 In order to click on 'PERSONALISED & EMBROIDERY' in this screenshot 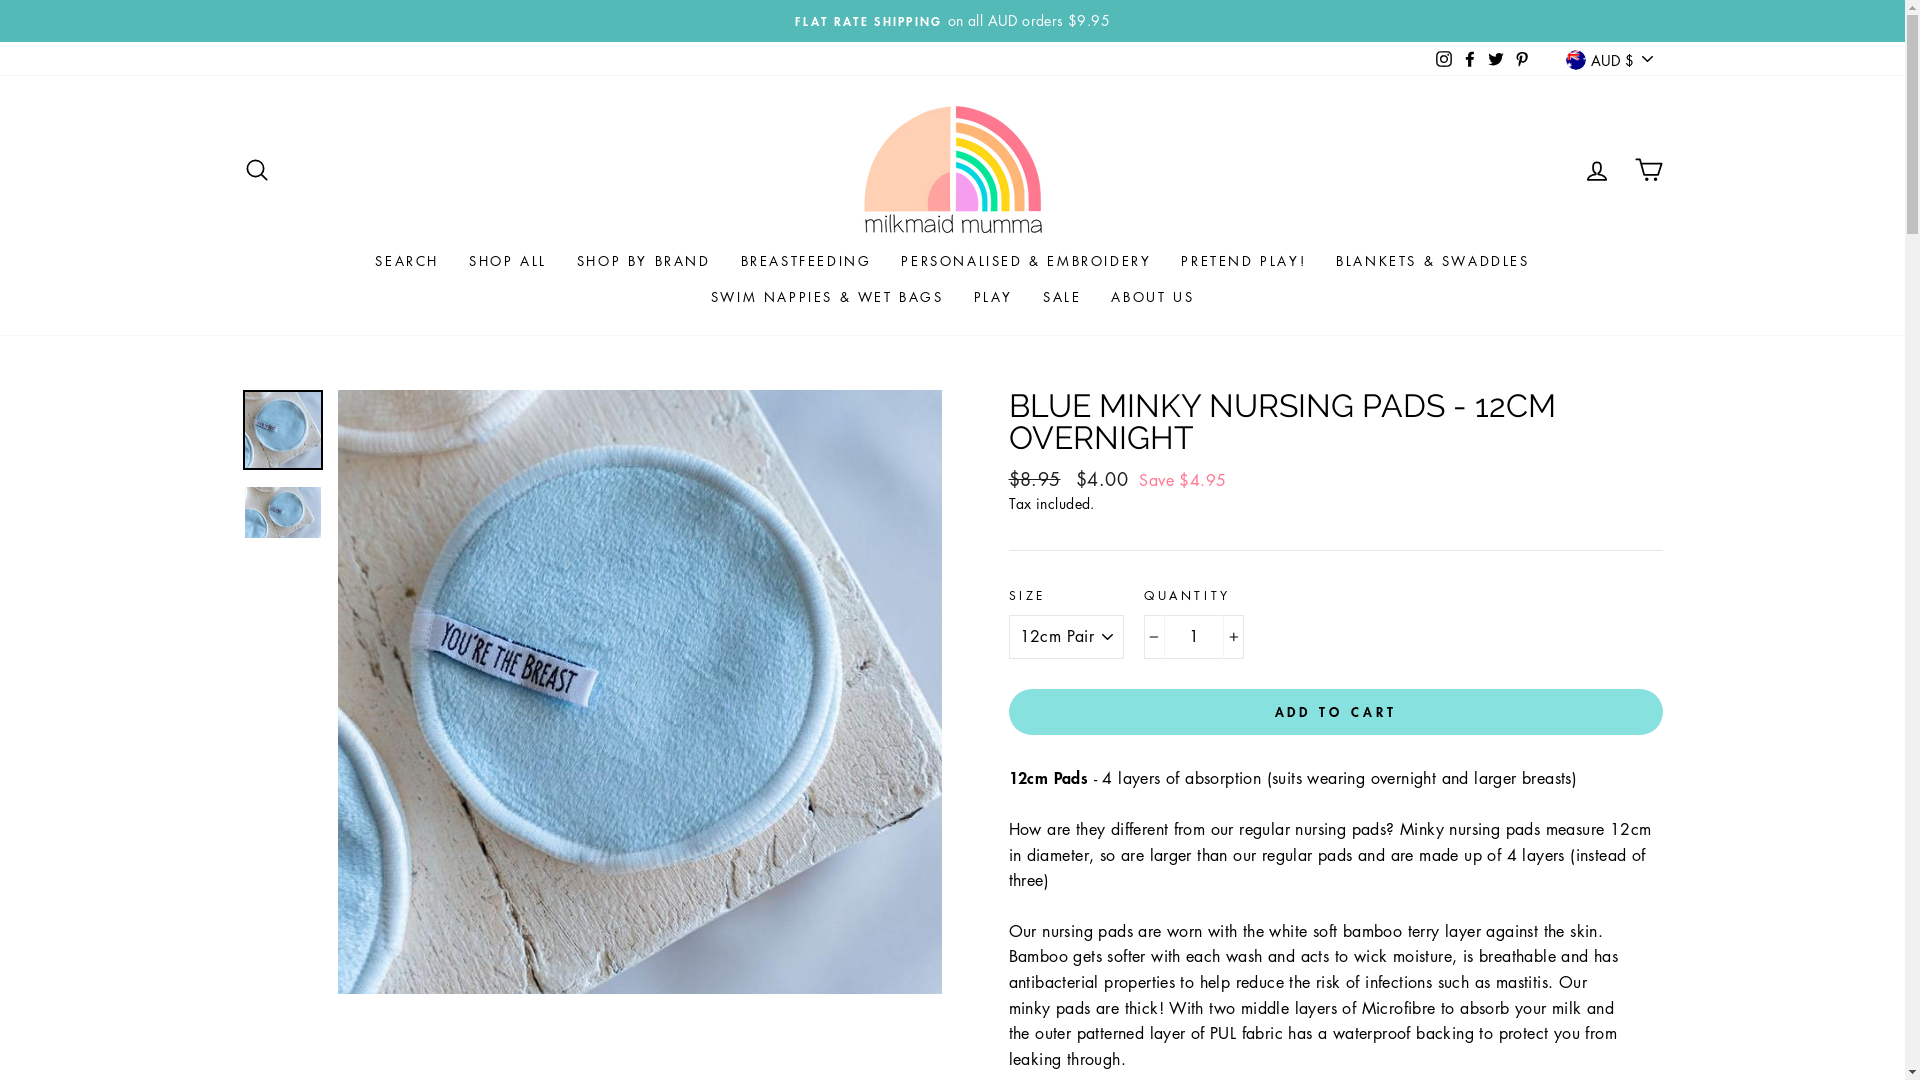, I will do `click(1026, 260)`.